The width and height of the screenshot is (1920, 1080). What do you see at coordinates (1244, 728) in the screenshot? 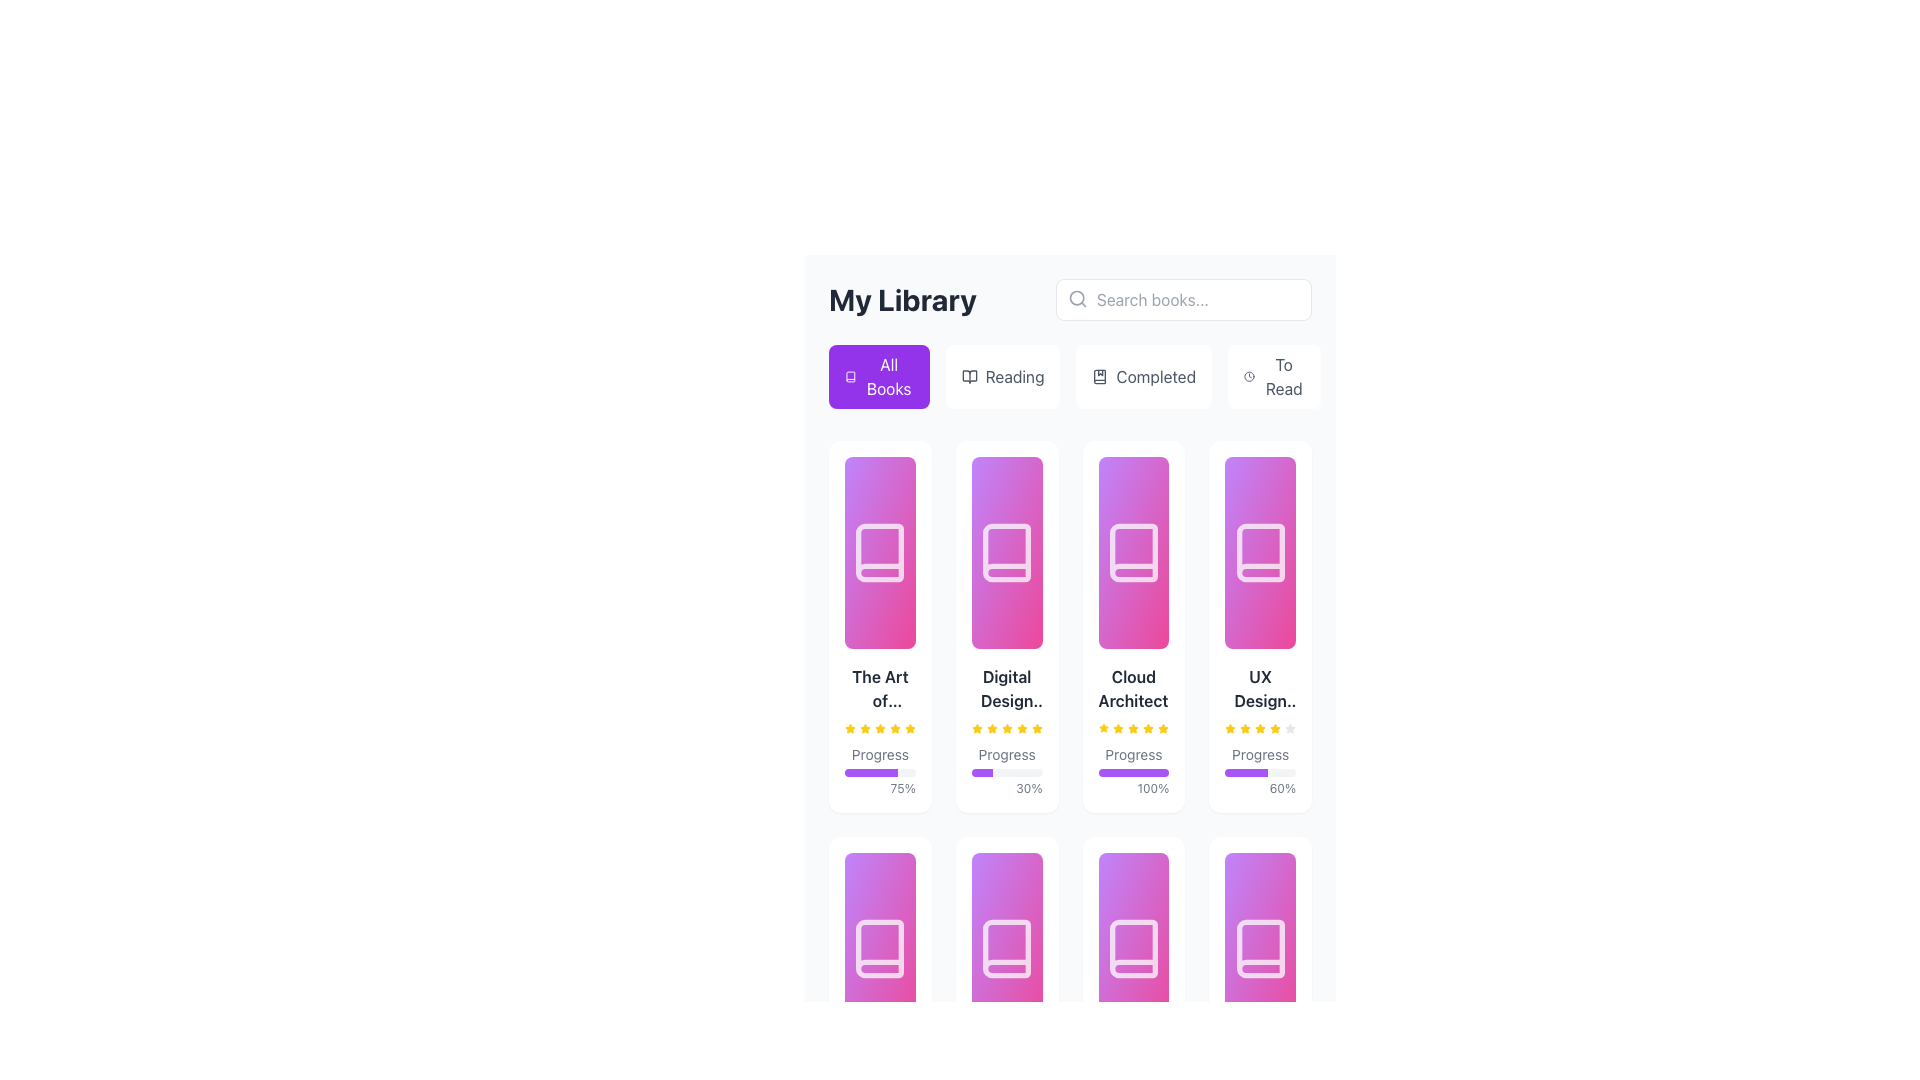
I see `the fourth star in the star rating component under the 'UX Design' book card` at bounding box center [1244, 728].